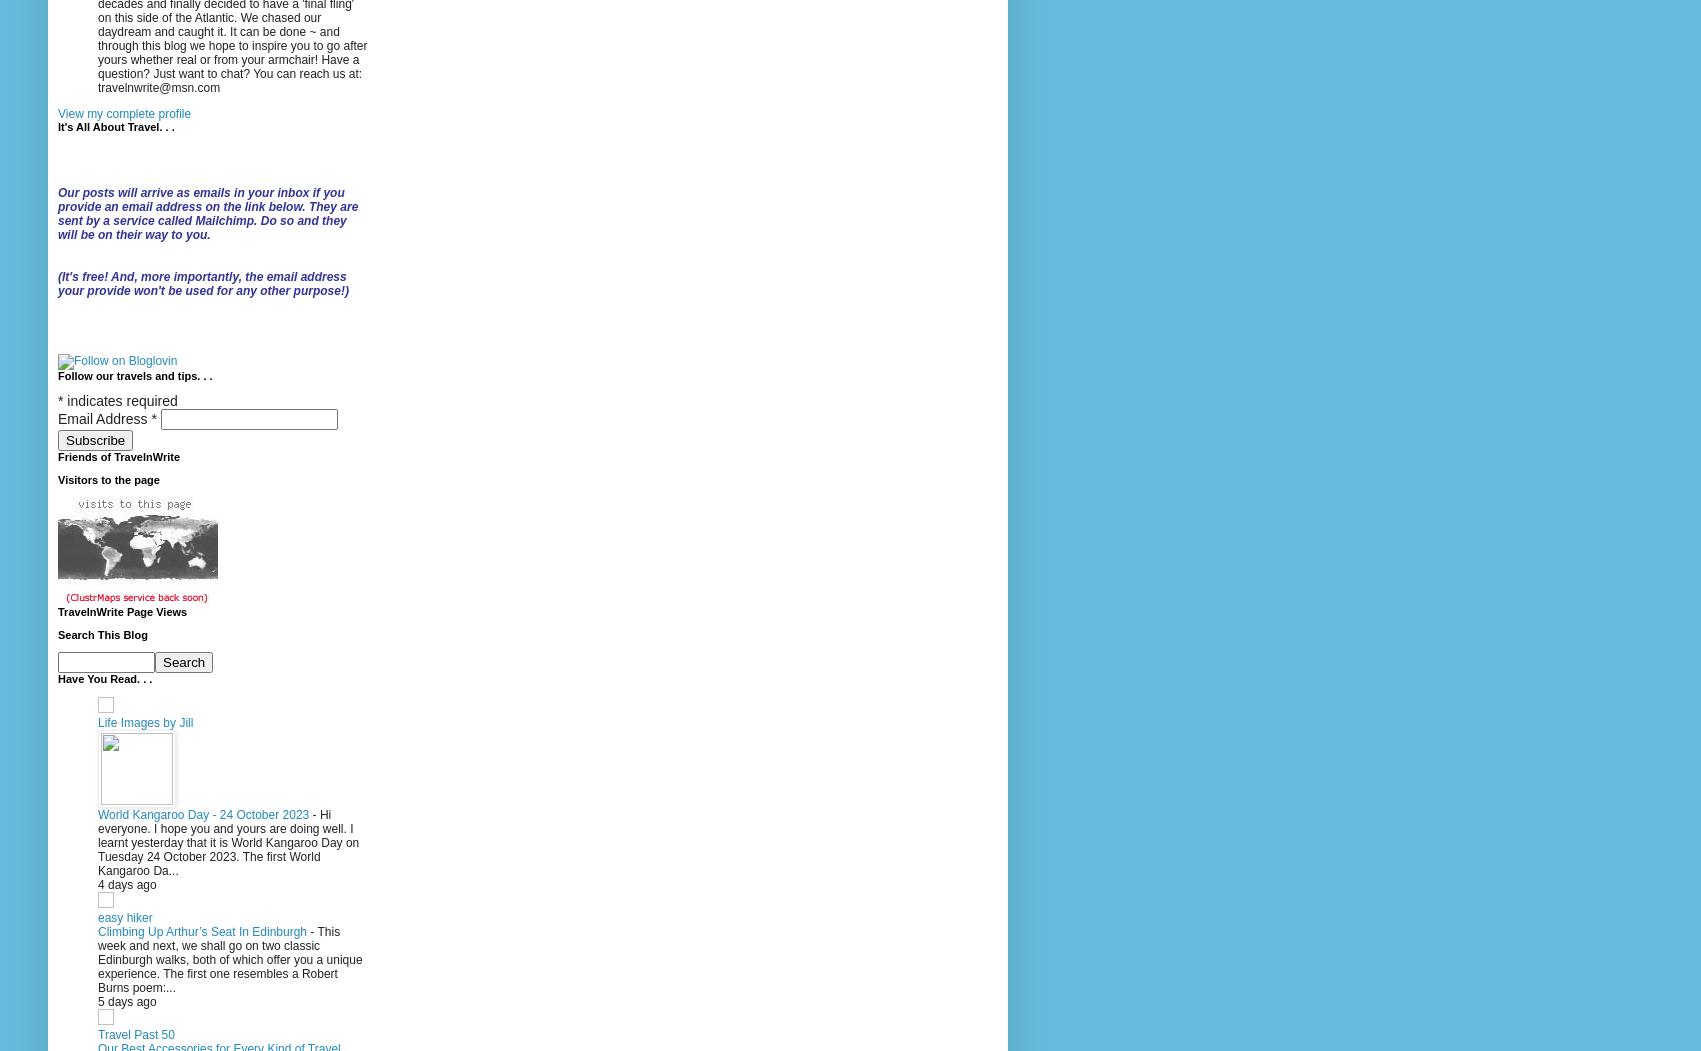  Describe the element at coordinates (135, 1034) in the screenshot. I see `'Travel Past 50'` at that location.